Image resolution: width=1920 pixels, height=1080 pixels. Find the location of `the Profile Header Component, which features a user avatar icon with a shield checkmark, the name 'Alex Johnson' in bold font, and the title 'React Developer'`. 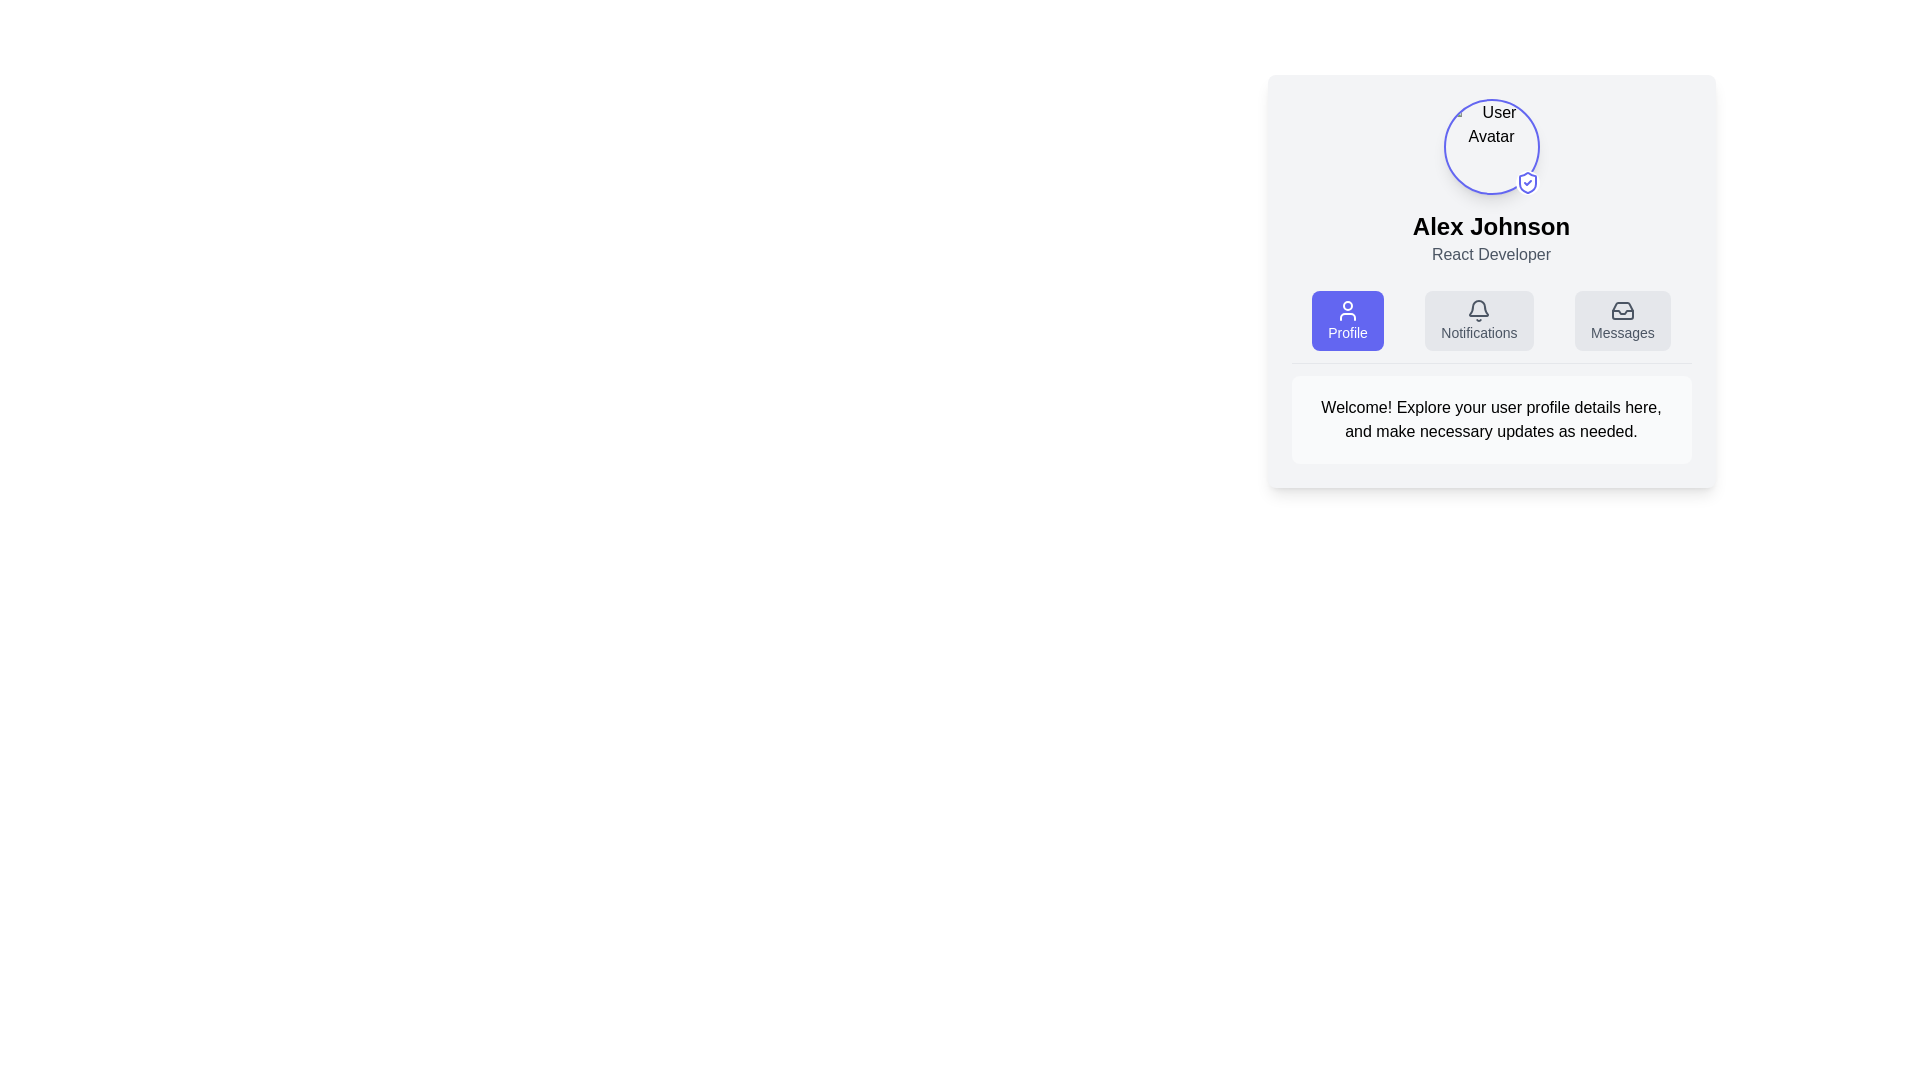

the Profile Header Component, which features a user avatar icon with a shield checkmark, the name 'Alex Johnson' in bold font, and the title 'React Developer' is located at coordinates (1491, 182).